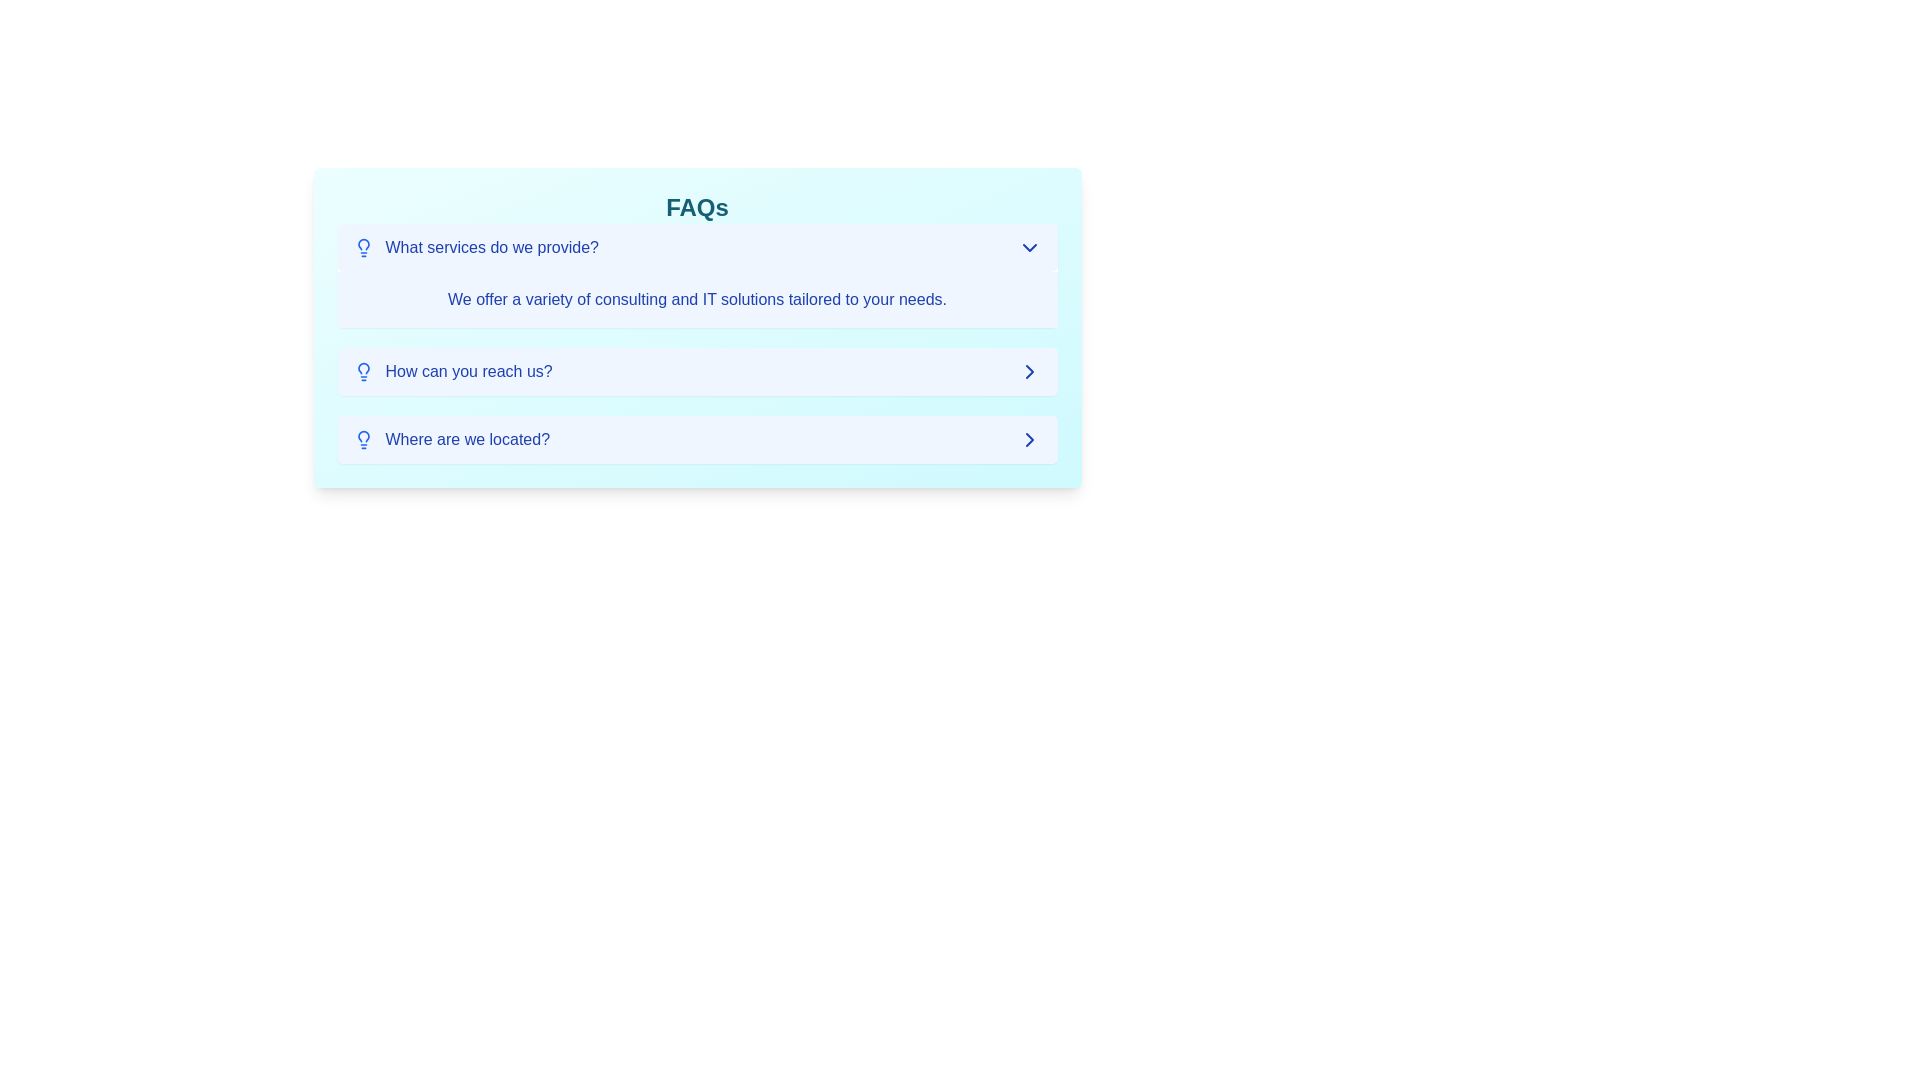 The image size is (1920, 1080). I want to click on the chevron icon located next to the 'Where are we located?' question in the FAQ list, so click(1029, 438).